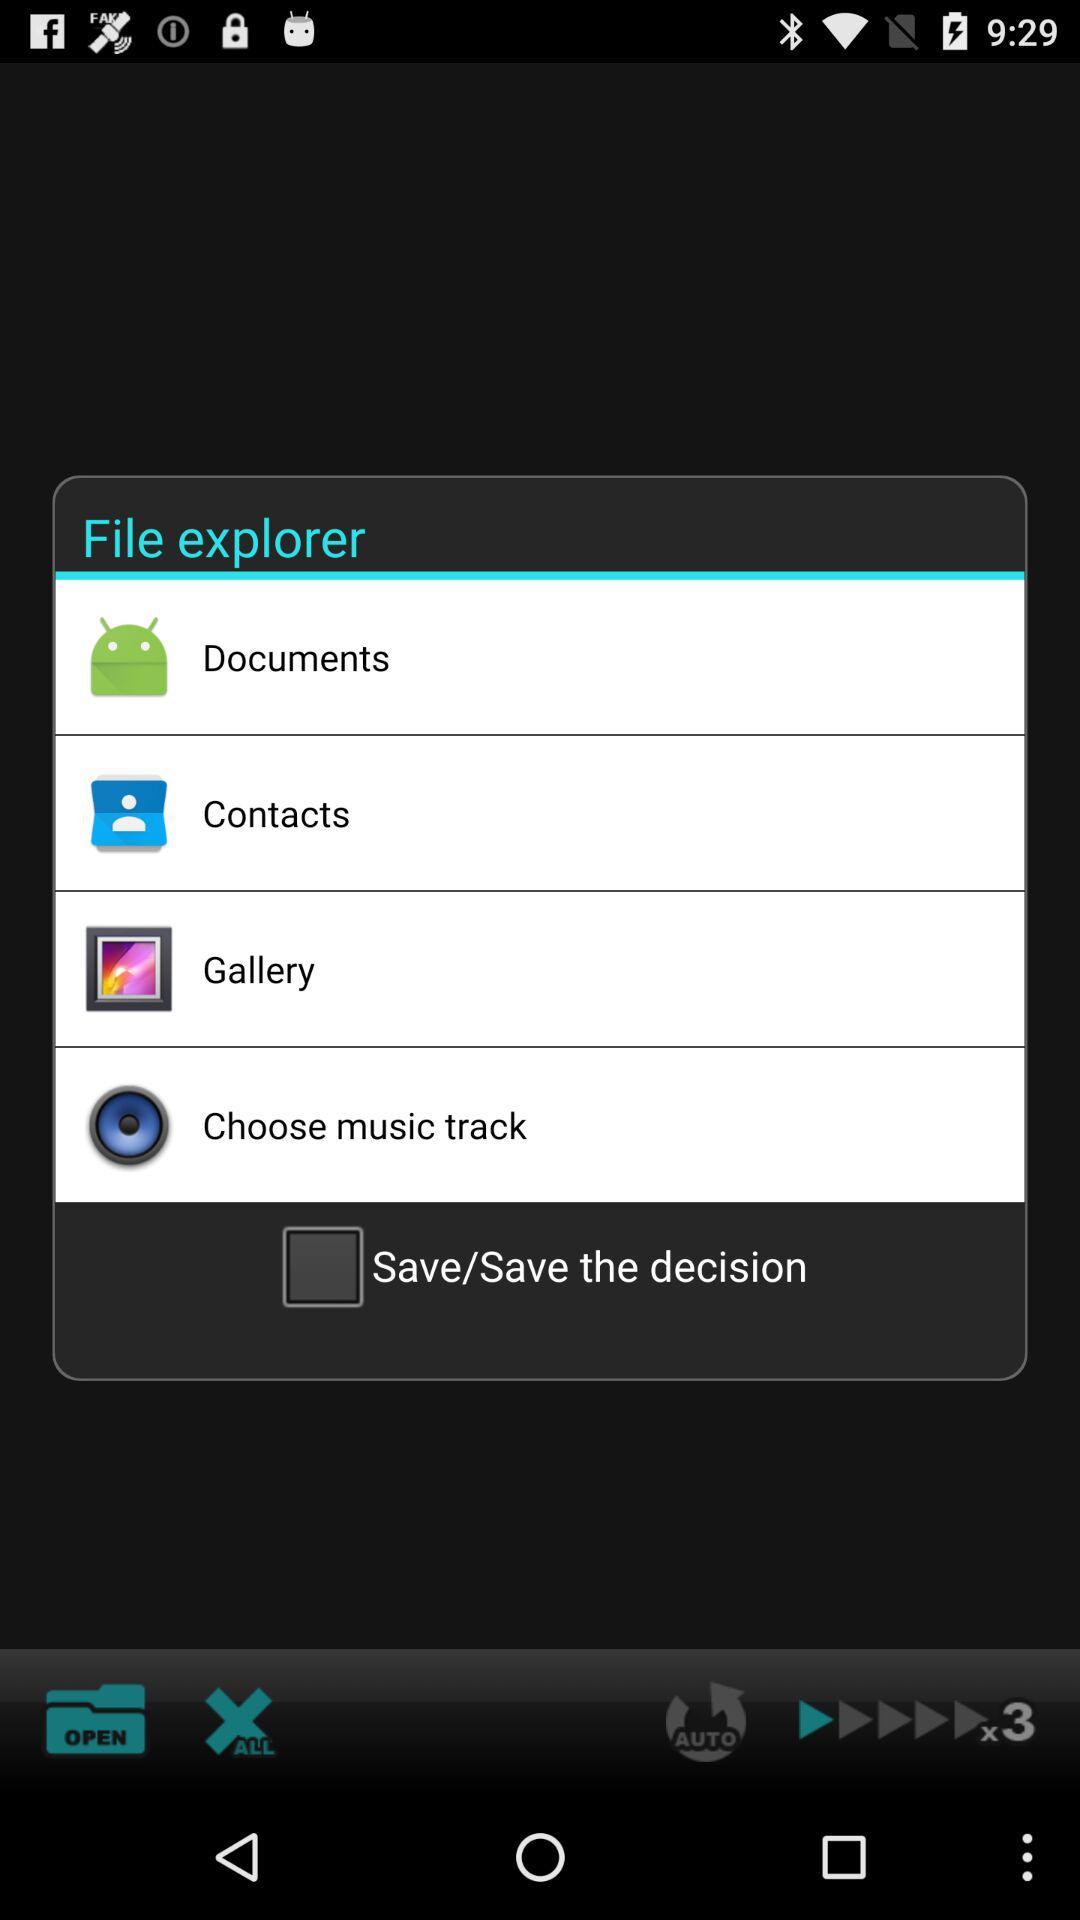 Image resolution: width=1080 pixels, height=1920 pixels. What do you see at coordinates (540, 1264) in the screenshot?
I see `save save the item` at bounding box center [540, 1264].